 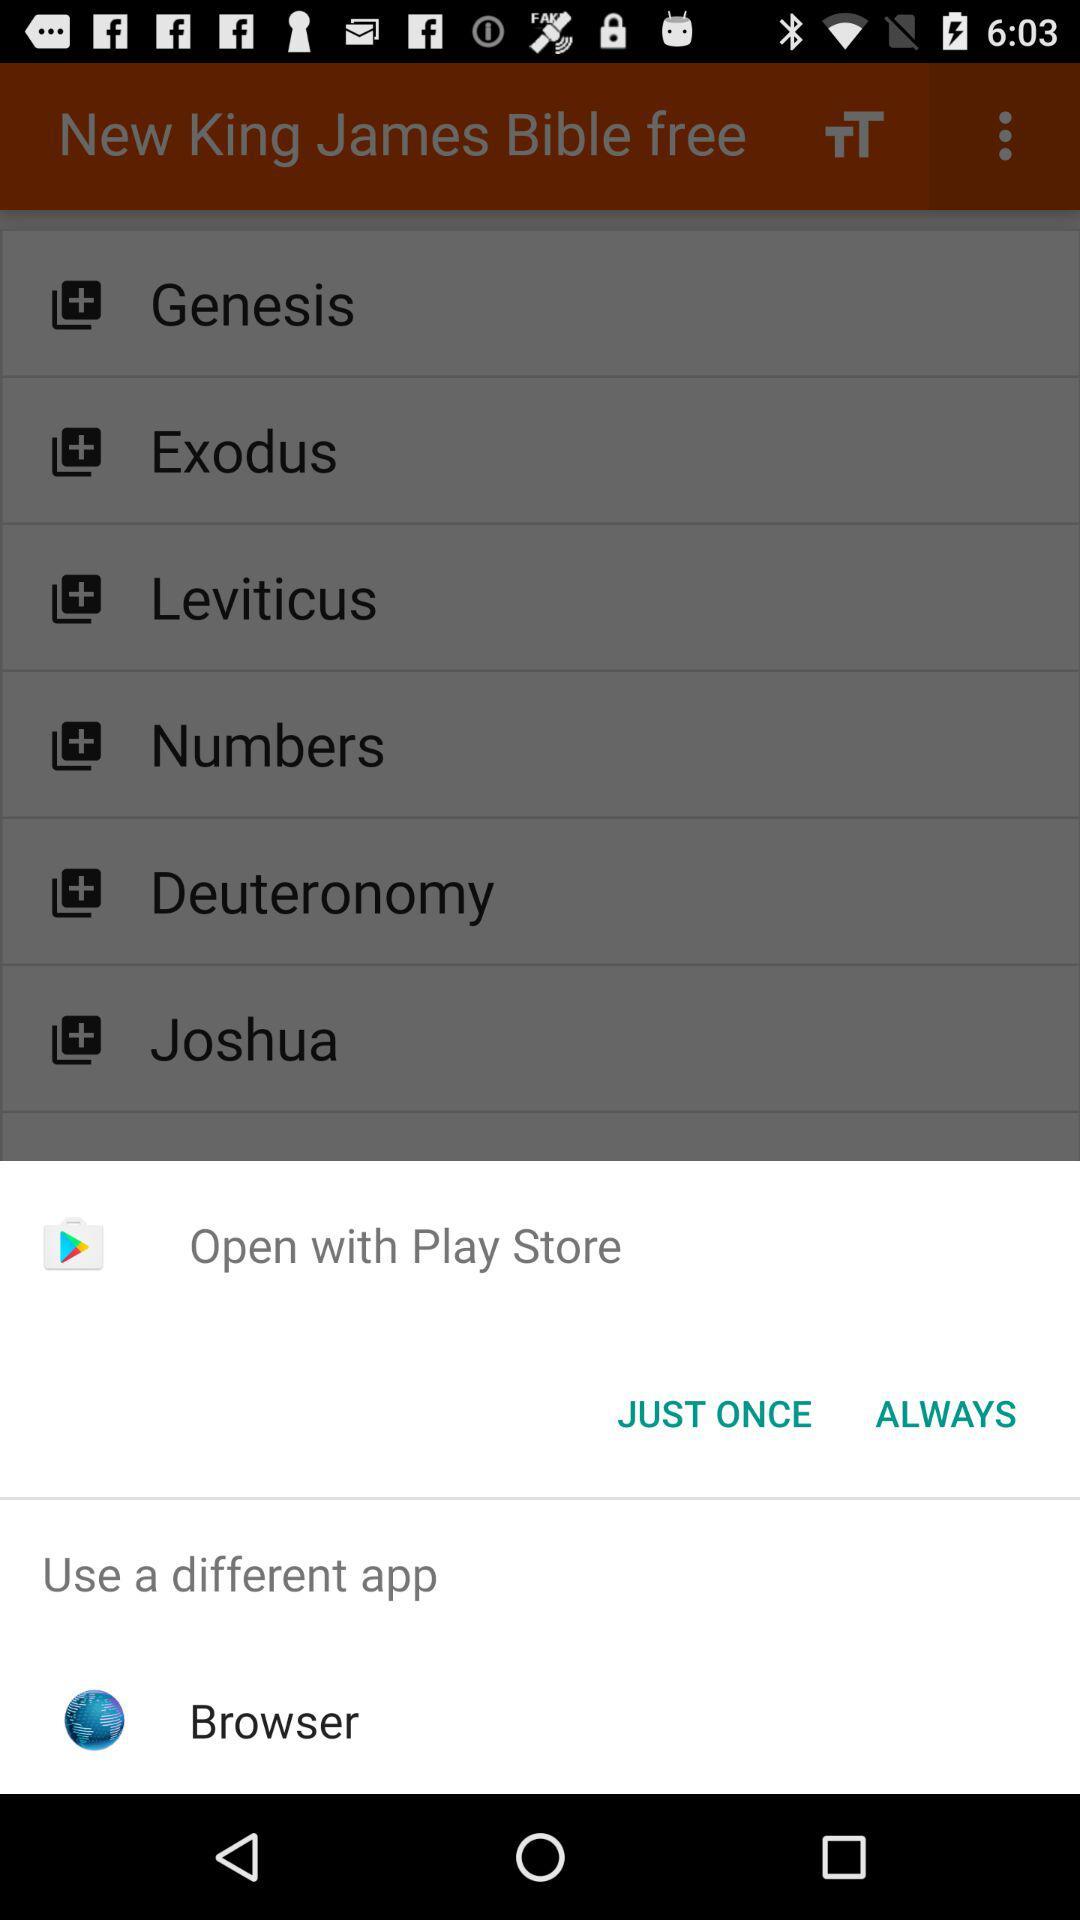 I want to click on item below the open with play item, so click(x=945, y=1411).